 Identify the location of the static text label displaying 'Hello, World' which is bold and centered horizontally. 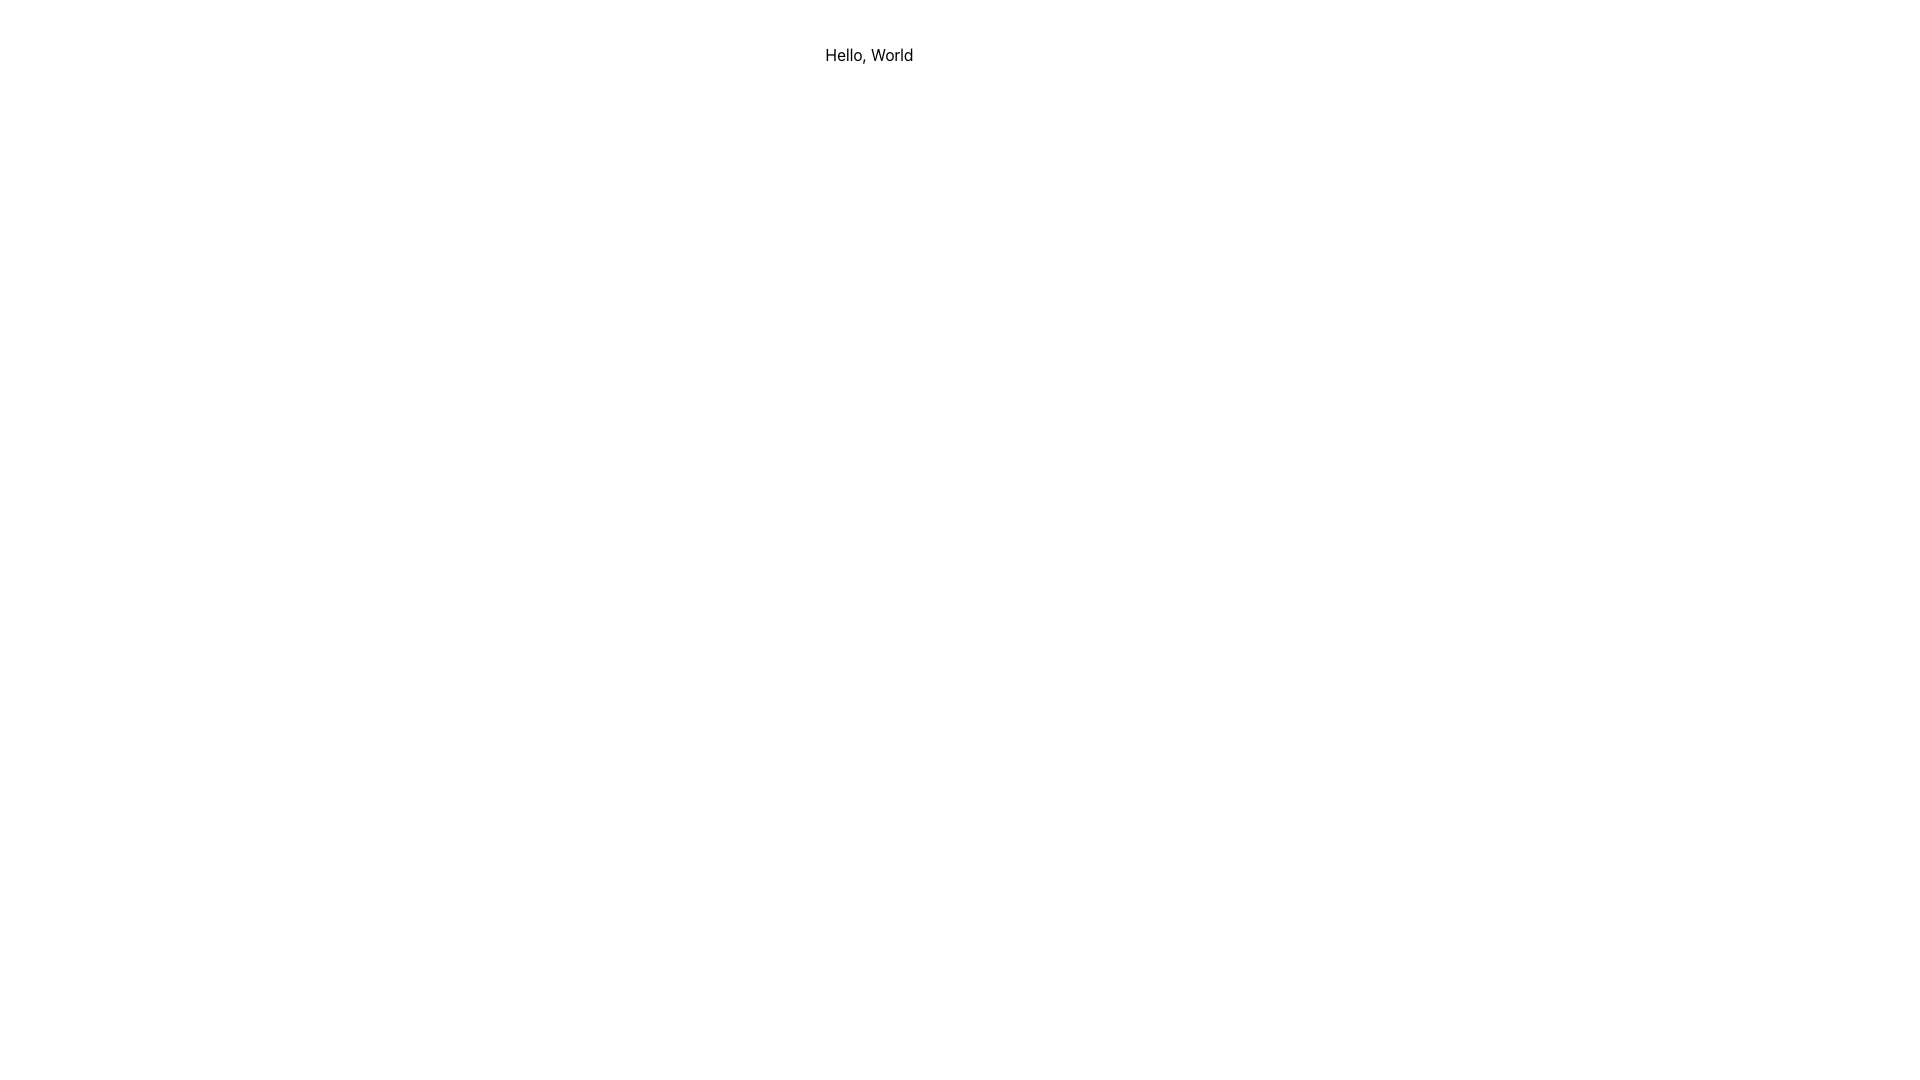
(869, 53).